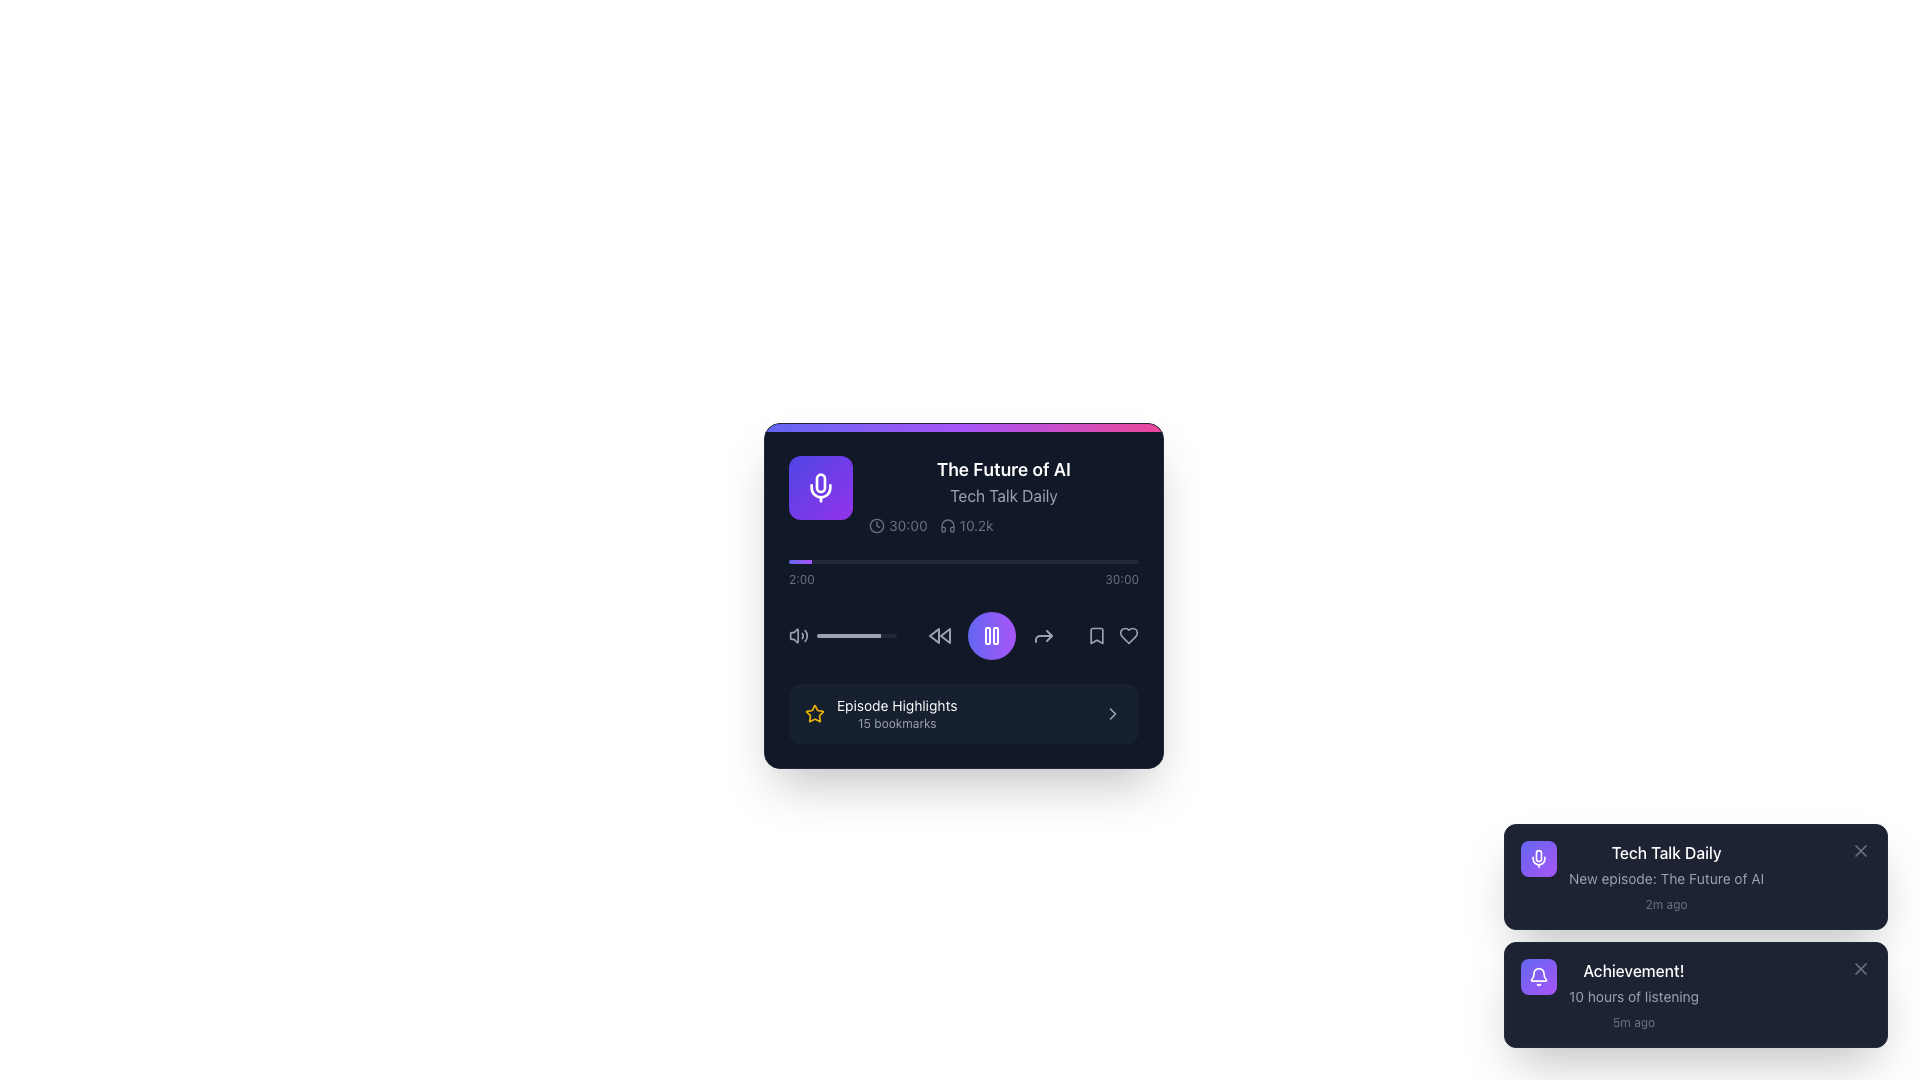 The image size is (1920, 1080). I want to click on the Content display area that shows the title 'The Future of AI' and the subtitle 'Tech Talk Daily', which includes icons for duration and audience size, so click(964, 495).